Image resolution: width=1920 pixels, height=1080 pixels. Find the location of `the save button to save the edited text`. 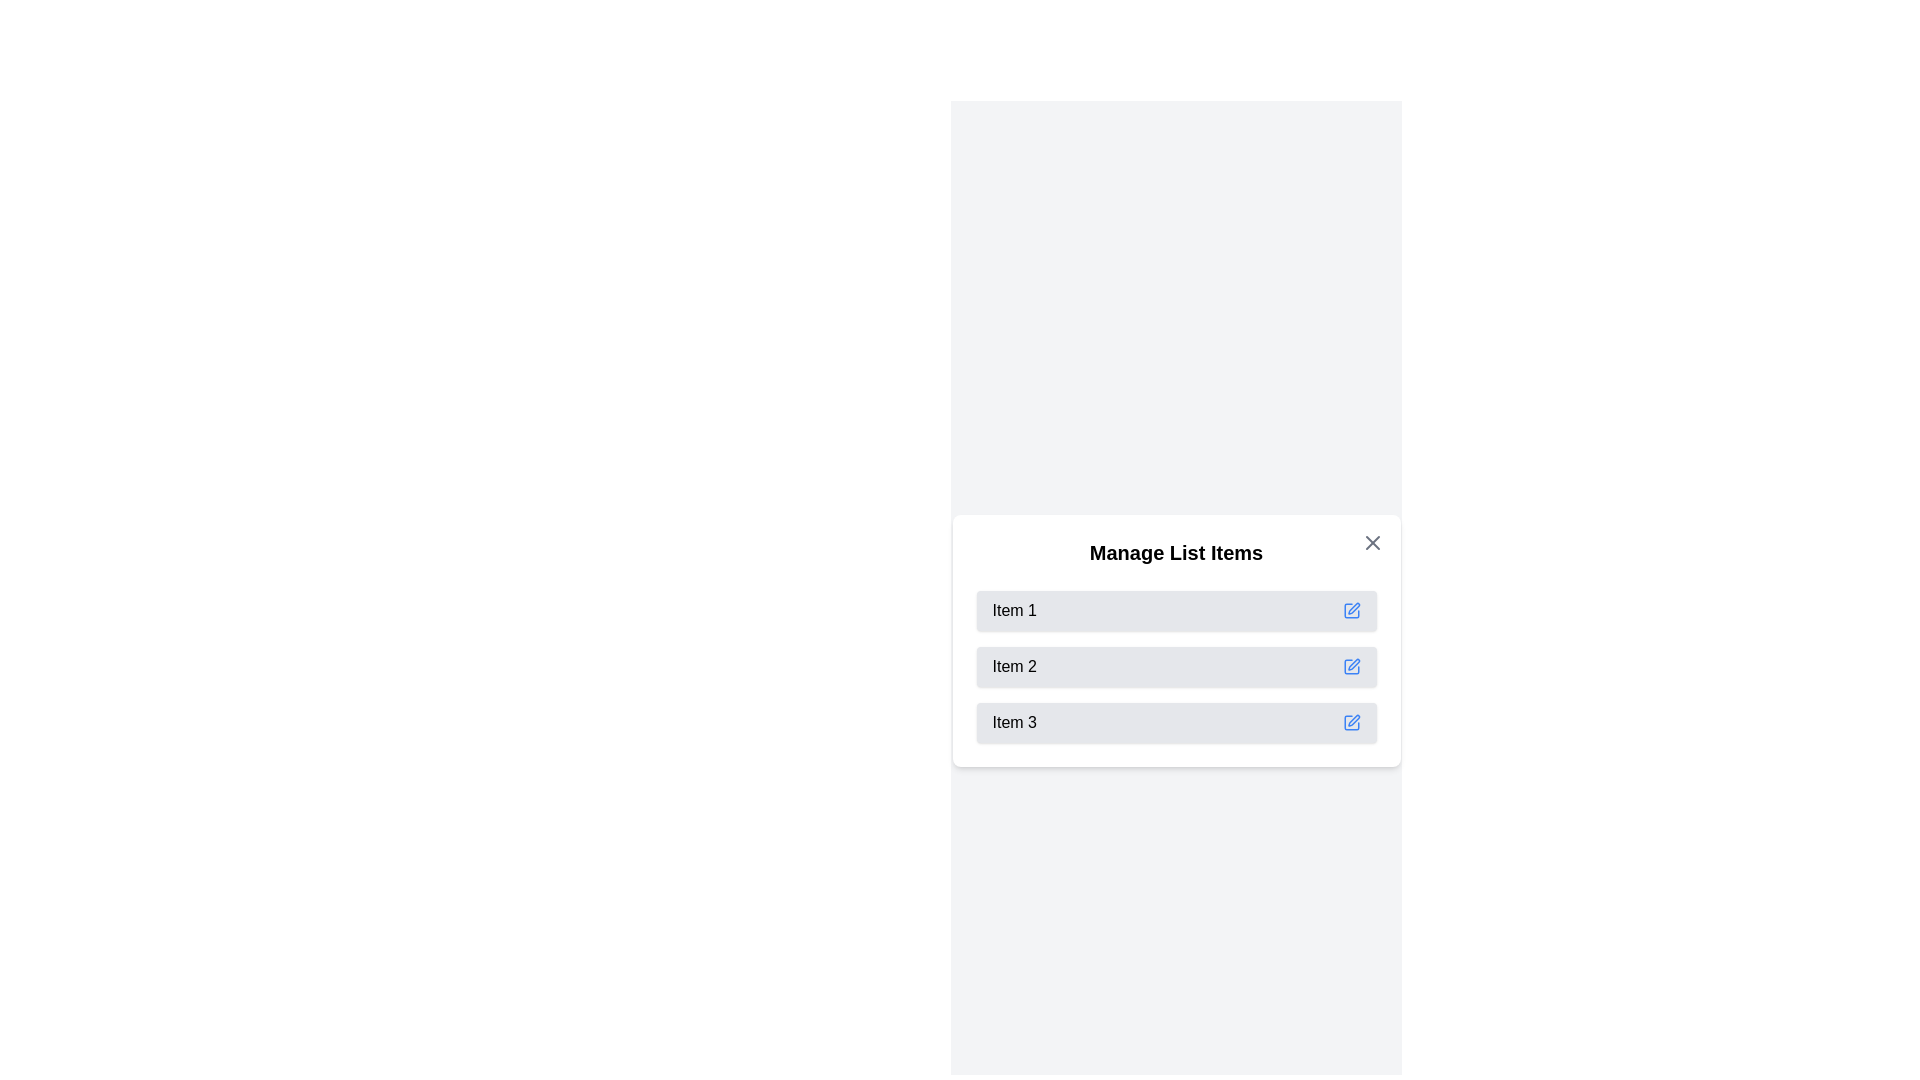

the save button to save the edited text is located at coordinates (1351, 609).